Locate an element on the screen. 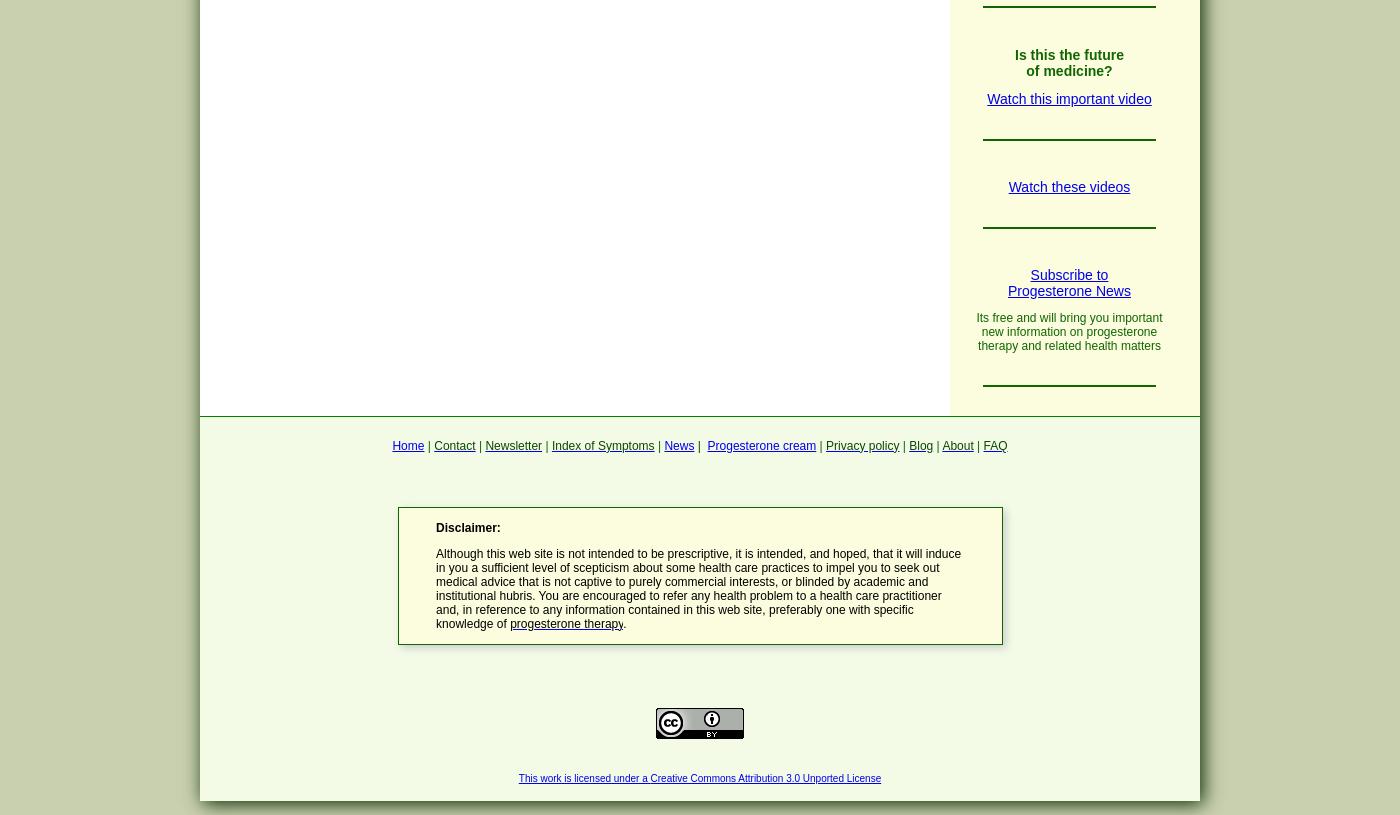 This screenshot has height=815, width=1400. 'progesterone therapy' is located at coordinates (566, 621).